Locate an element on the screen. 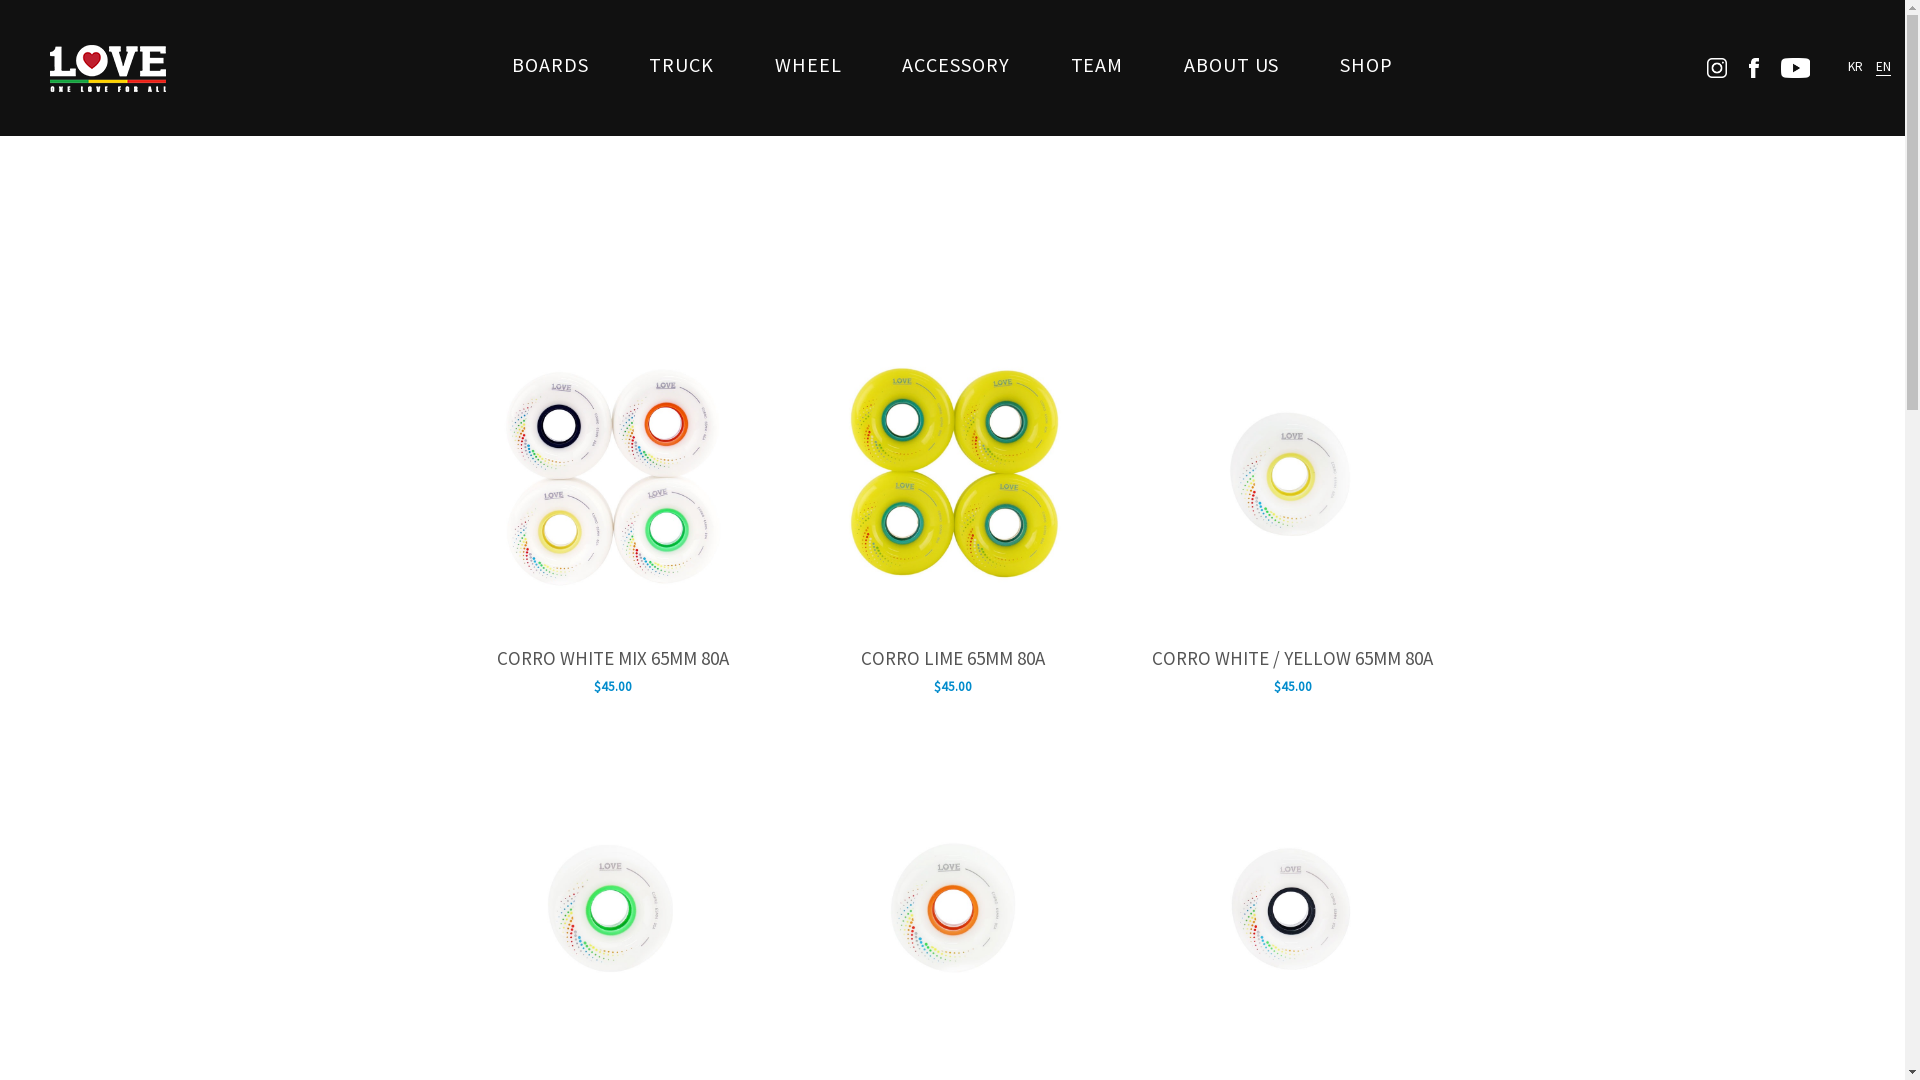  '1LOVEBOARDS' is located at coordinates (107, 66).